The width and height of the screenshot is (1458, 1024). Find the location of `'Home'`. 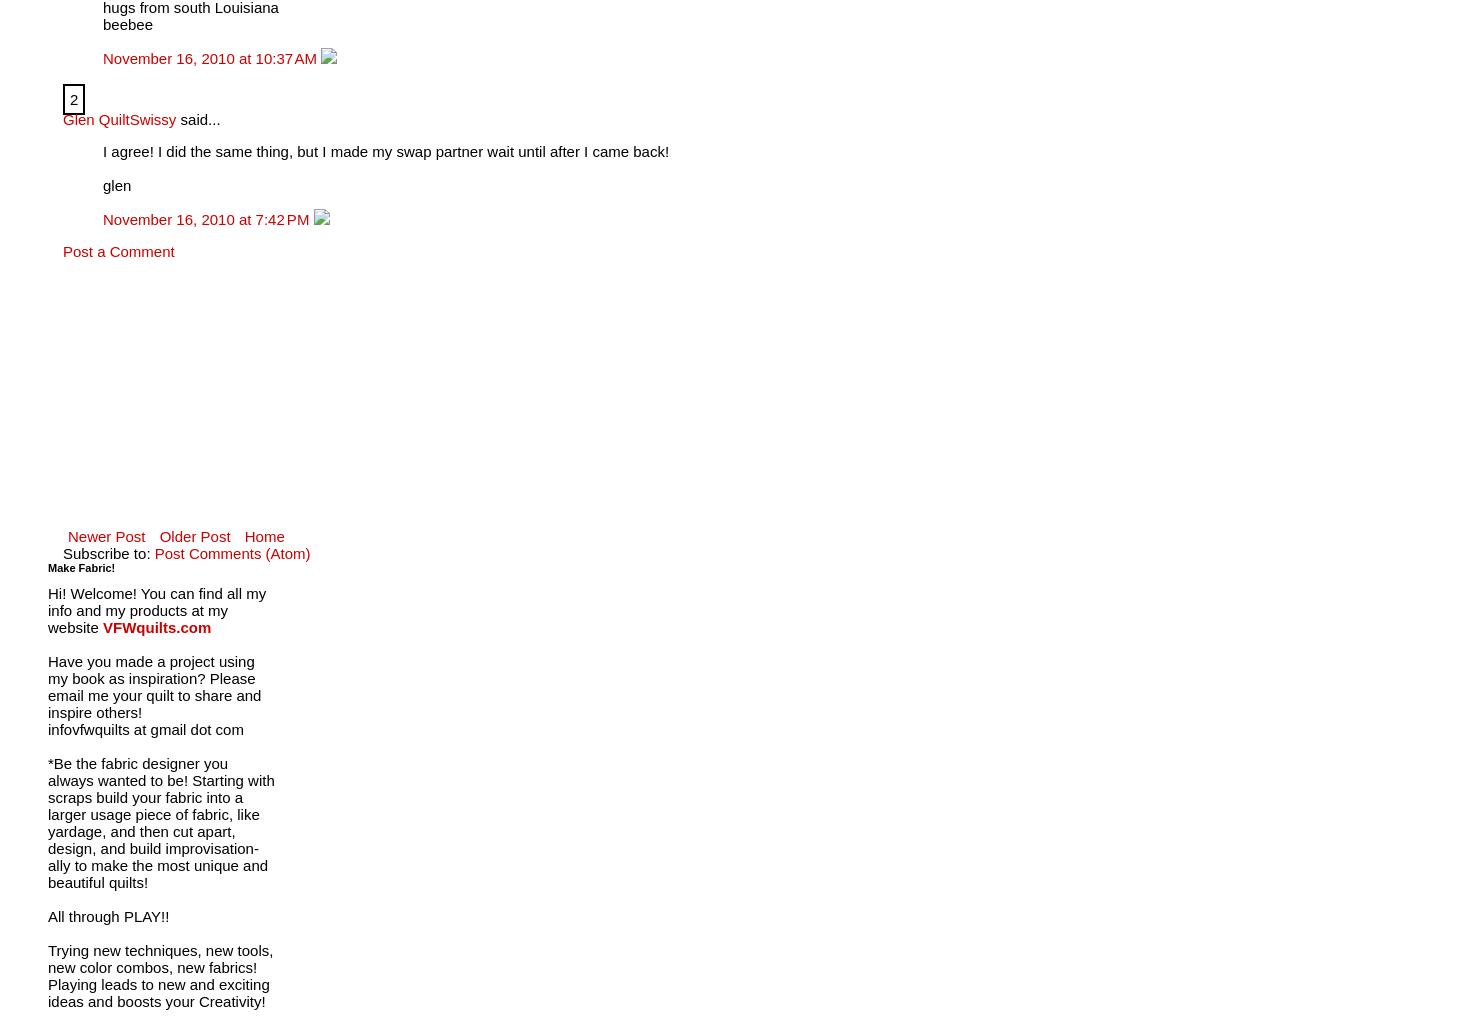

'Home' is located at coordinates (263, 535).